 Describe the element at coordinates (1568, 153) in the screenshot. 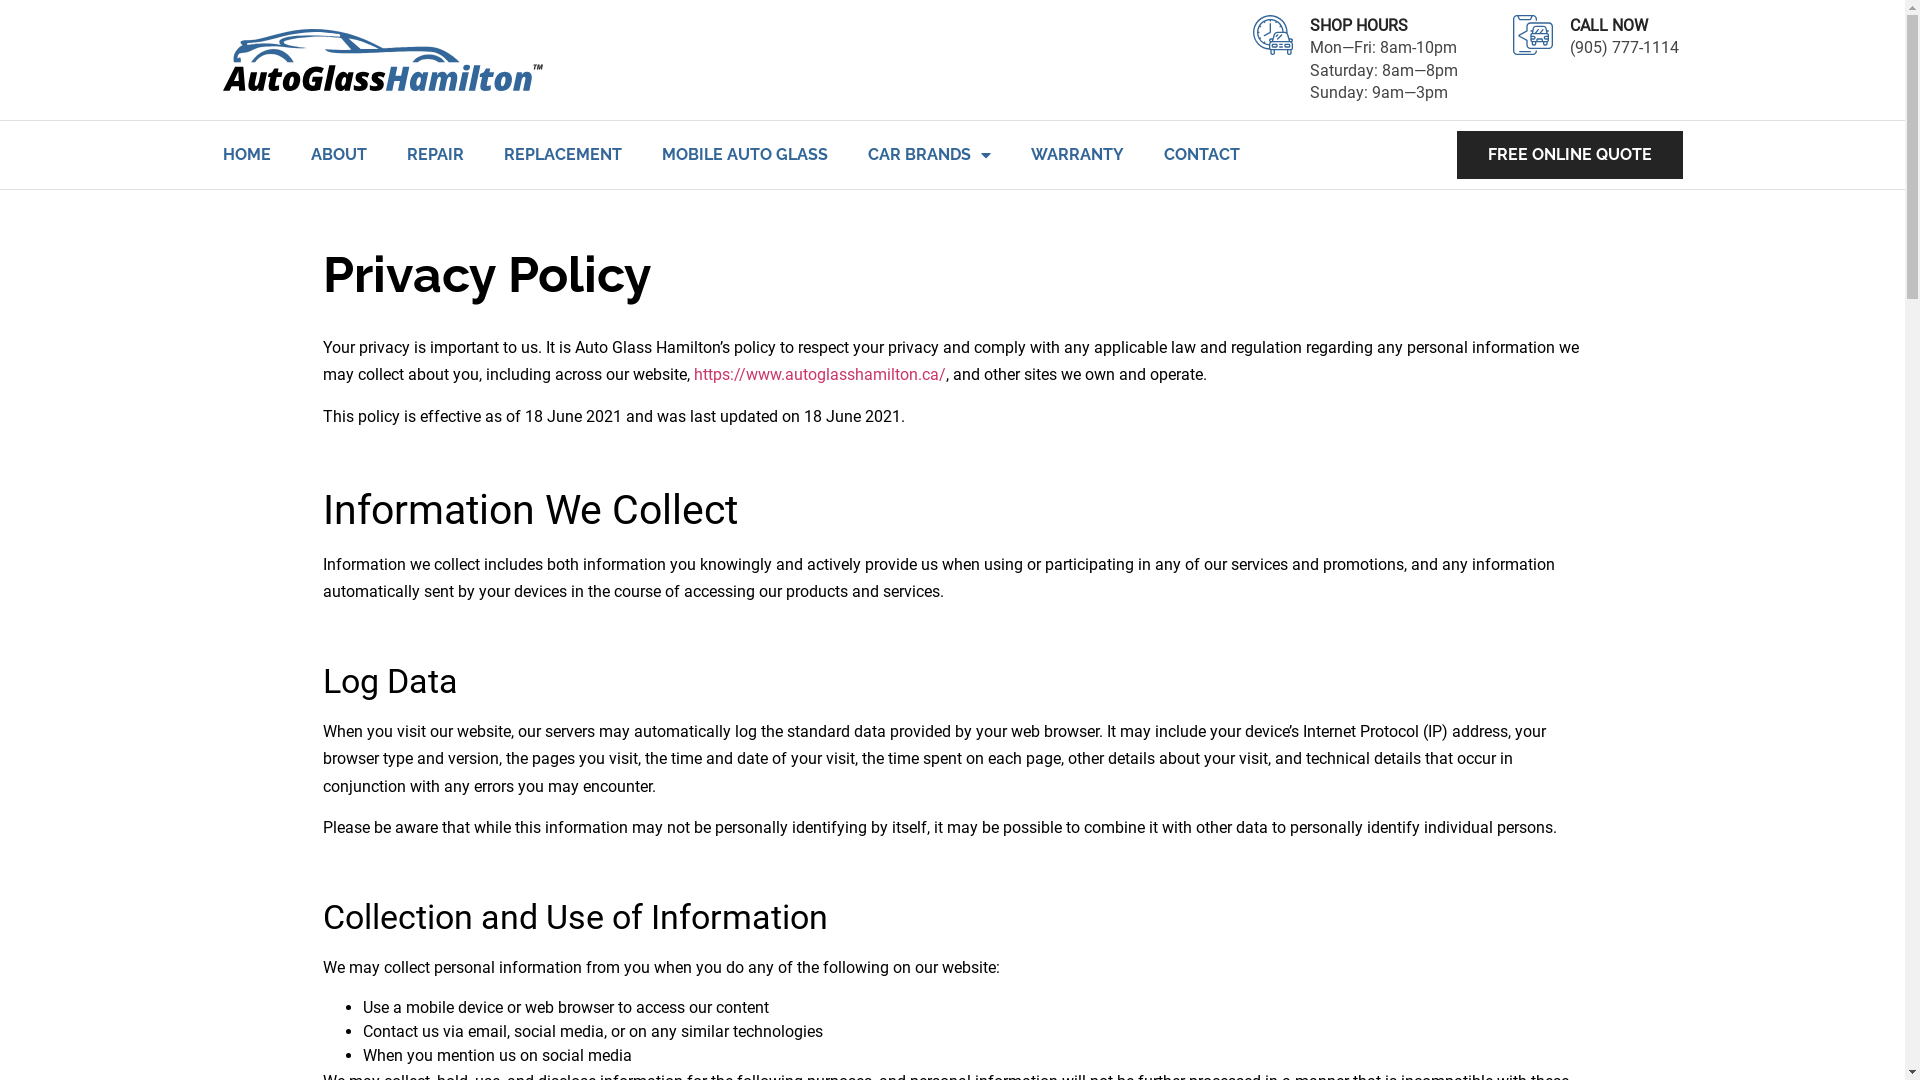

I see `'FREE ONLINE QUOTE'` at that location.